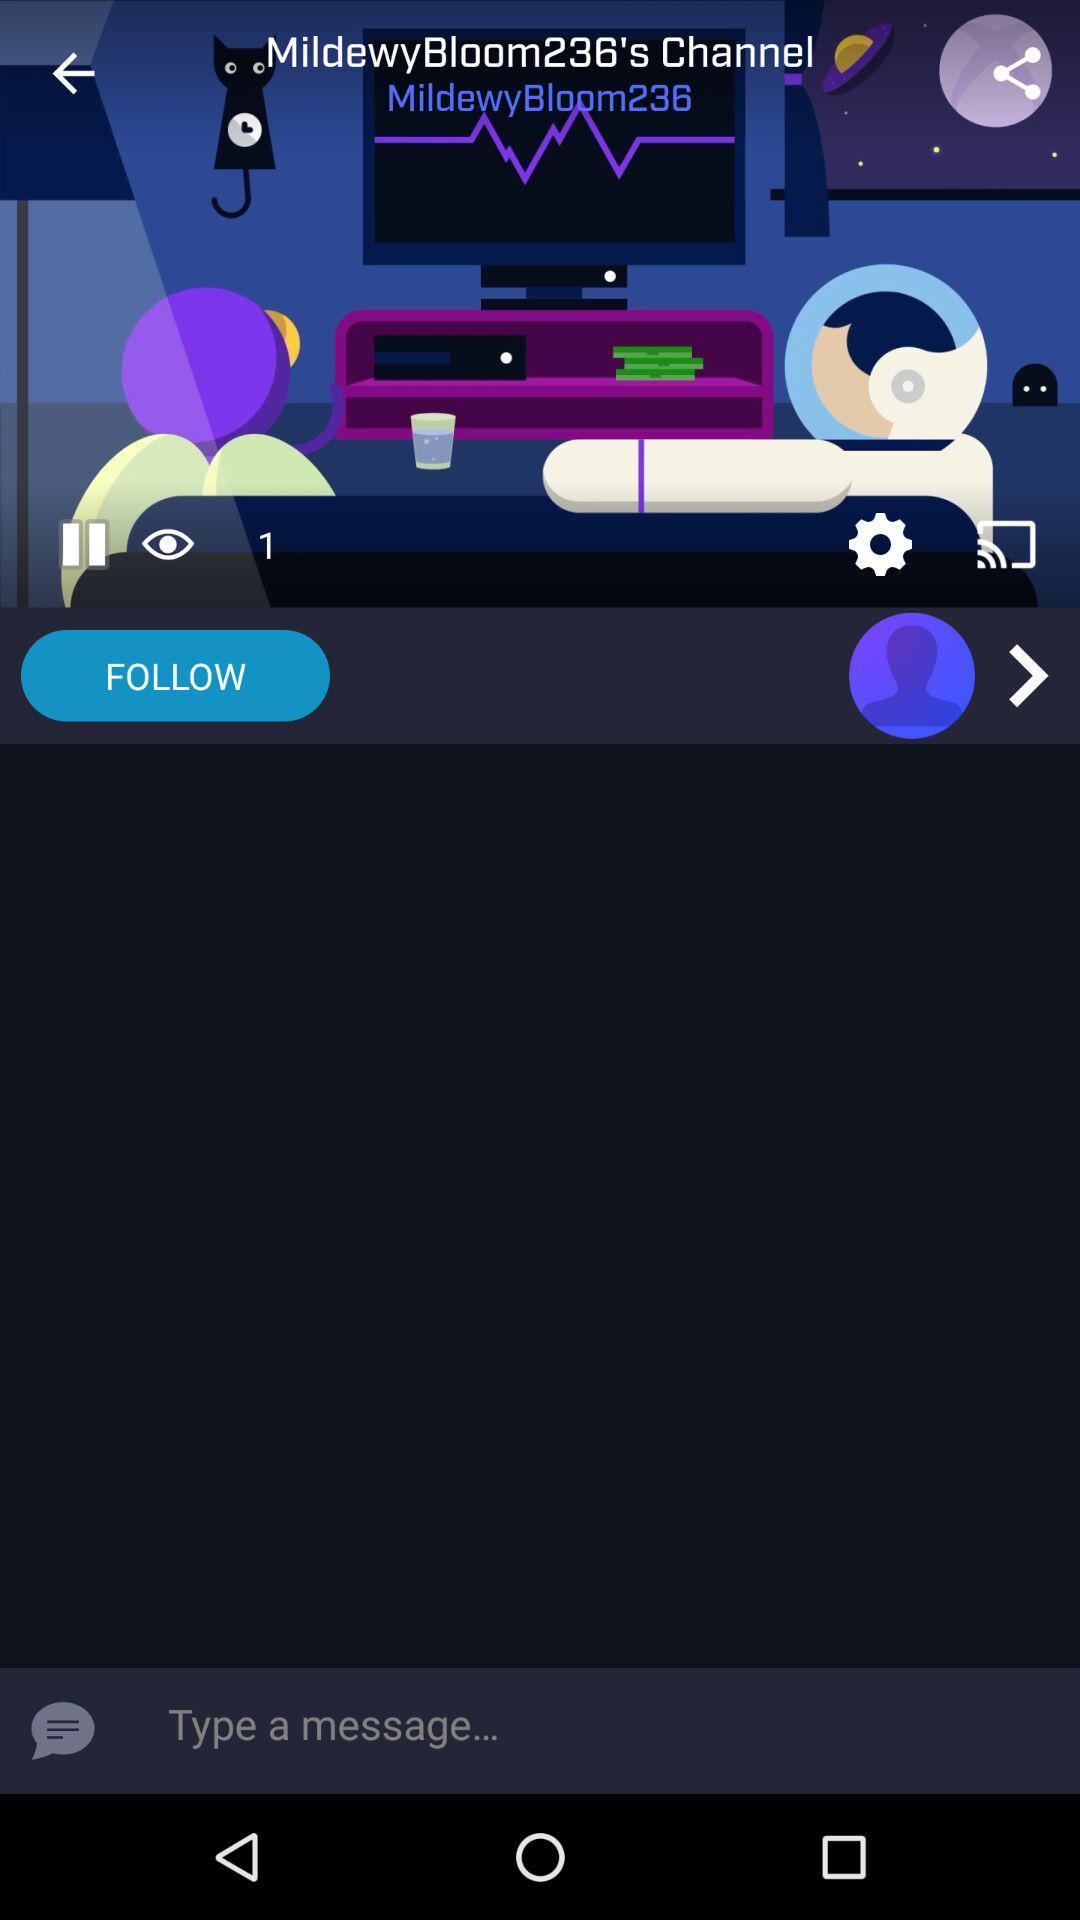 The width and height of the screenshot is (1080, 1920). Describe the element at coordinates (61, 1730) in the screenshot. I see `send a message` at that location.